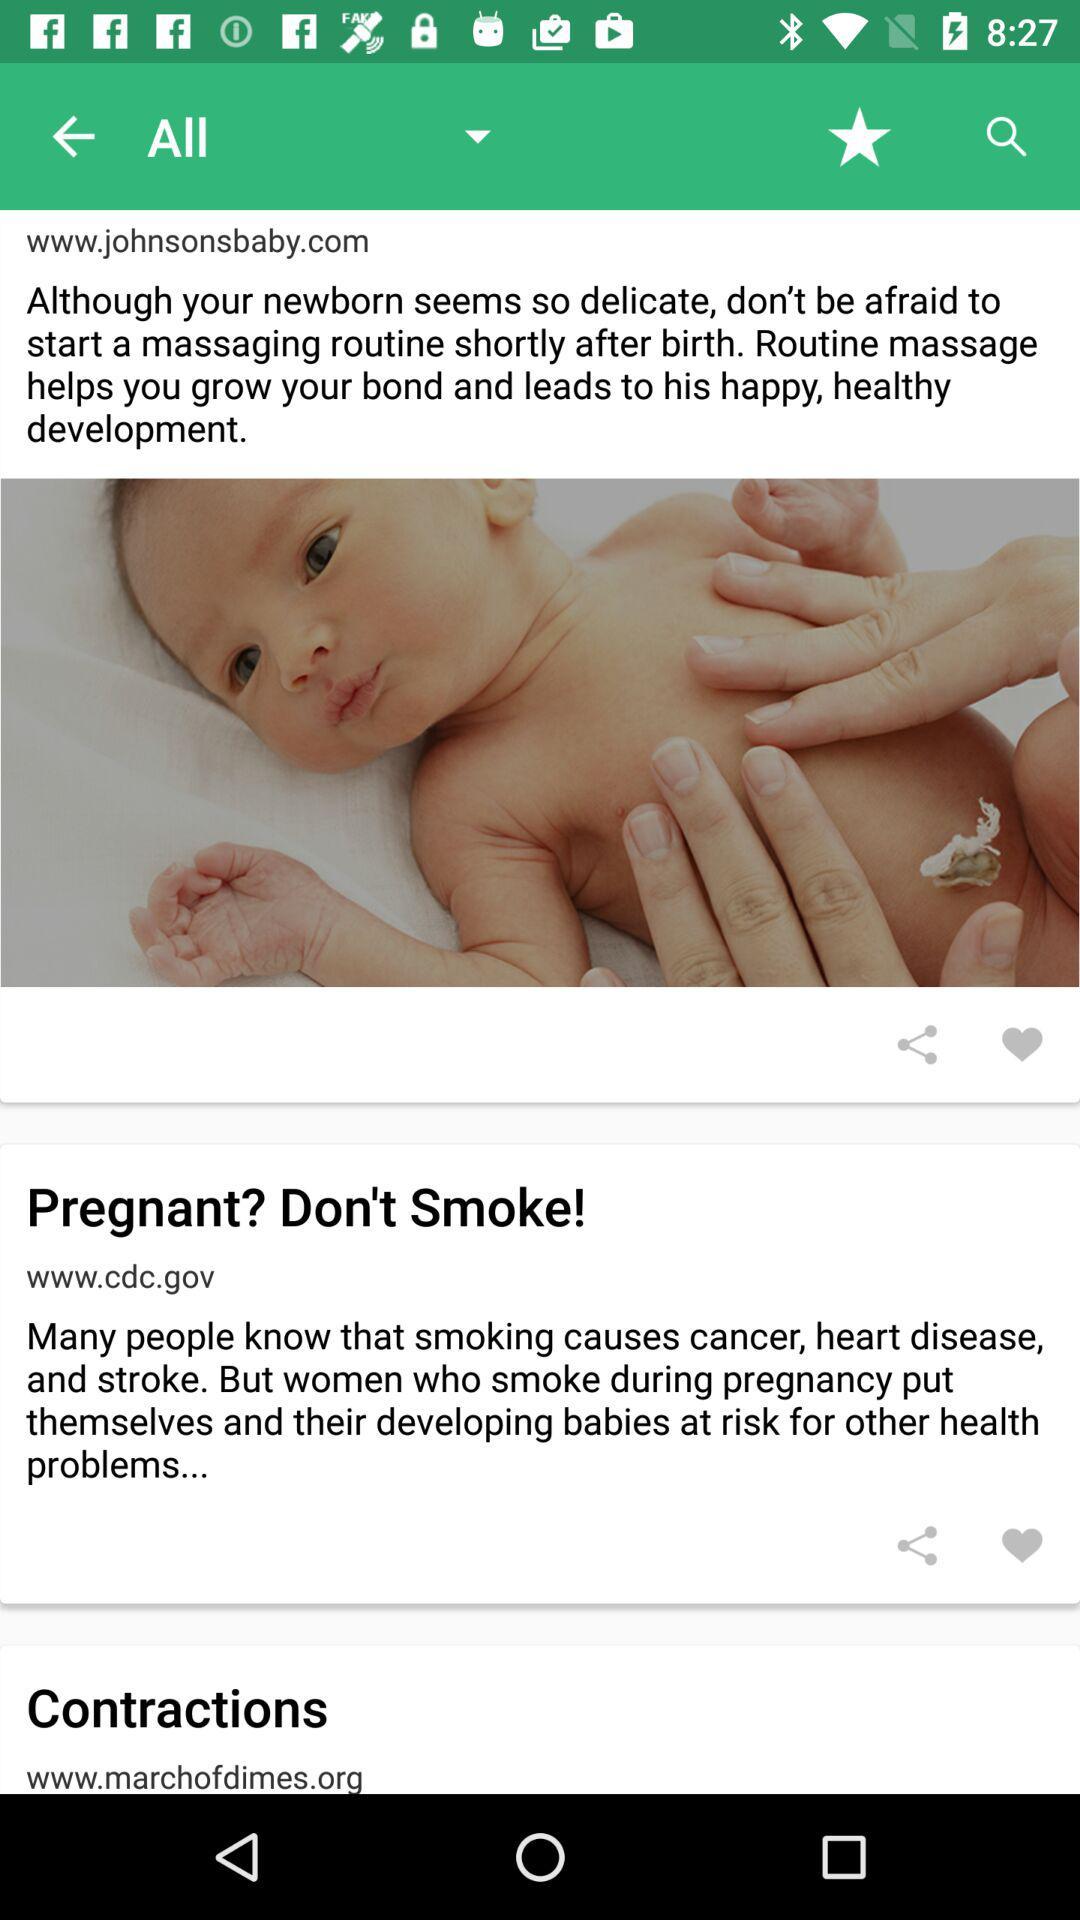  What do you see at coordinates (1006, 135) in the screenshot?
I see `search option` at bounding box center [1006, 135].